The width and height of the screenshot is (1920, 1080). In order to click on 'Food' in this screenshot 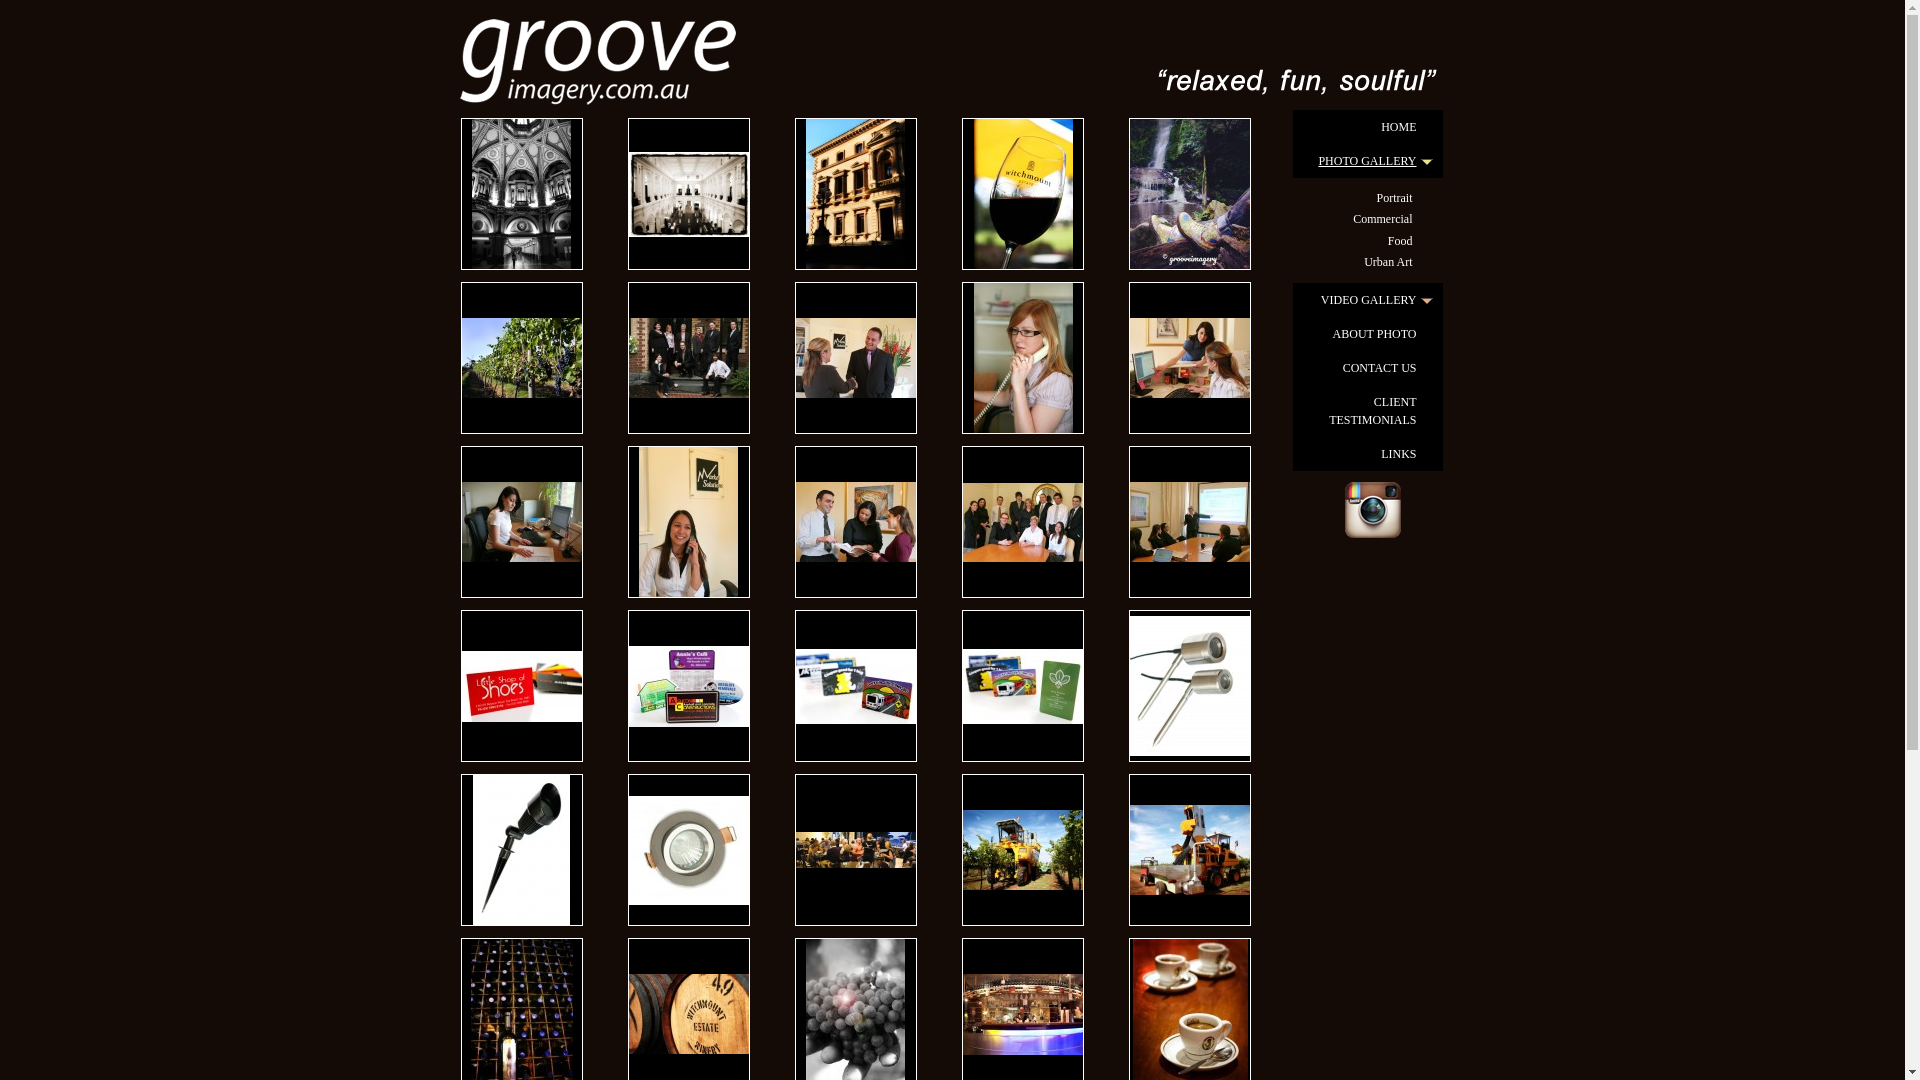, I will do `click(1367, 240)`.